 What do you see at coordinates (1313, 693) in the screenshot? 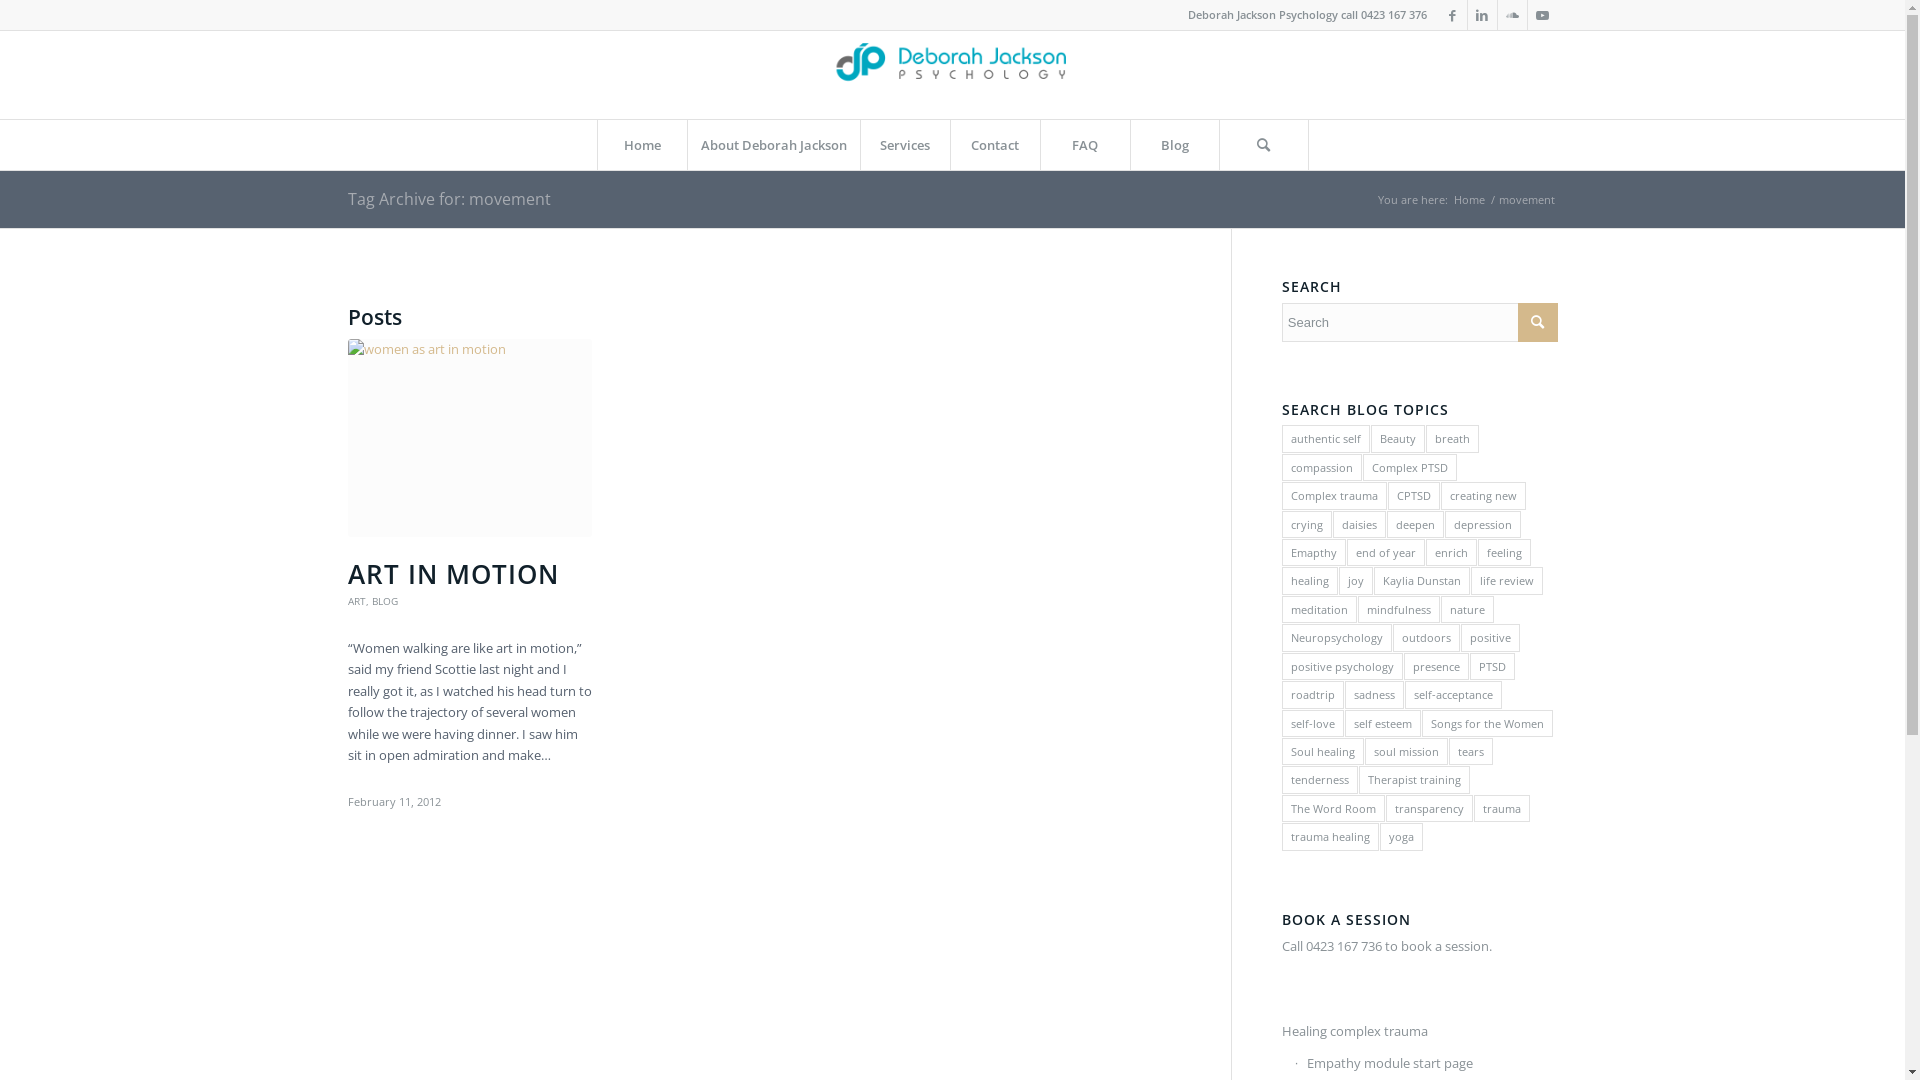
I see `'roadtrip'` at bounding box center [1313, 693].